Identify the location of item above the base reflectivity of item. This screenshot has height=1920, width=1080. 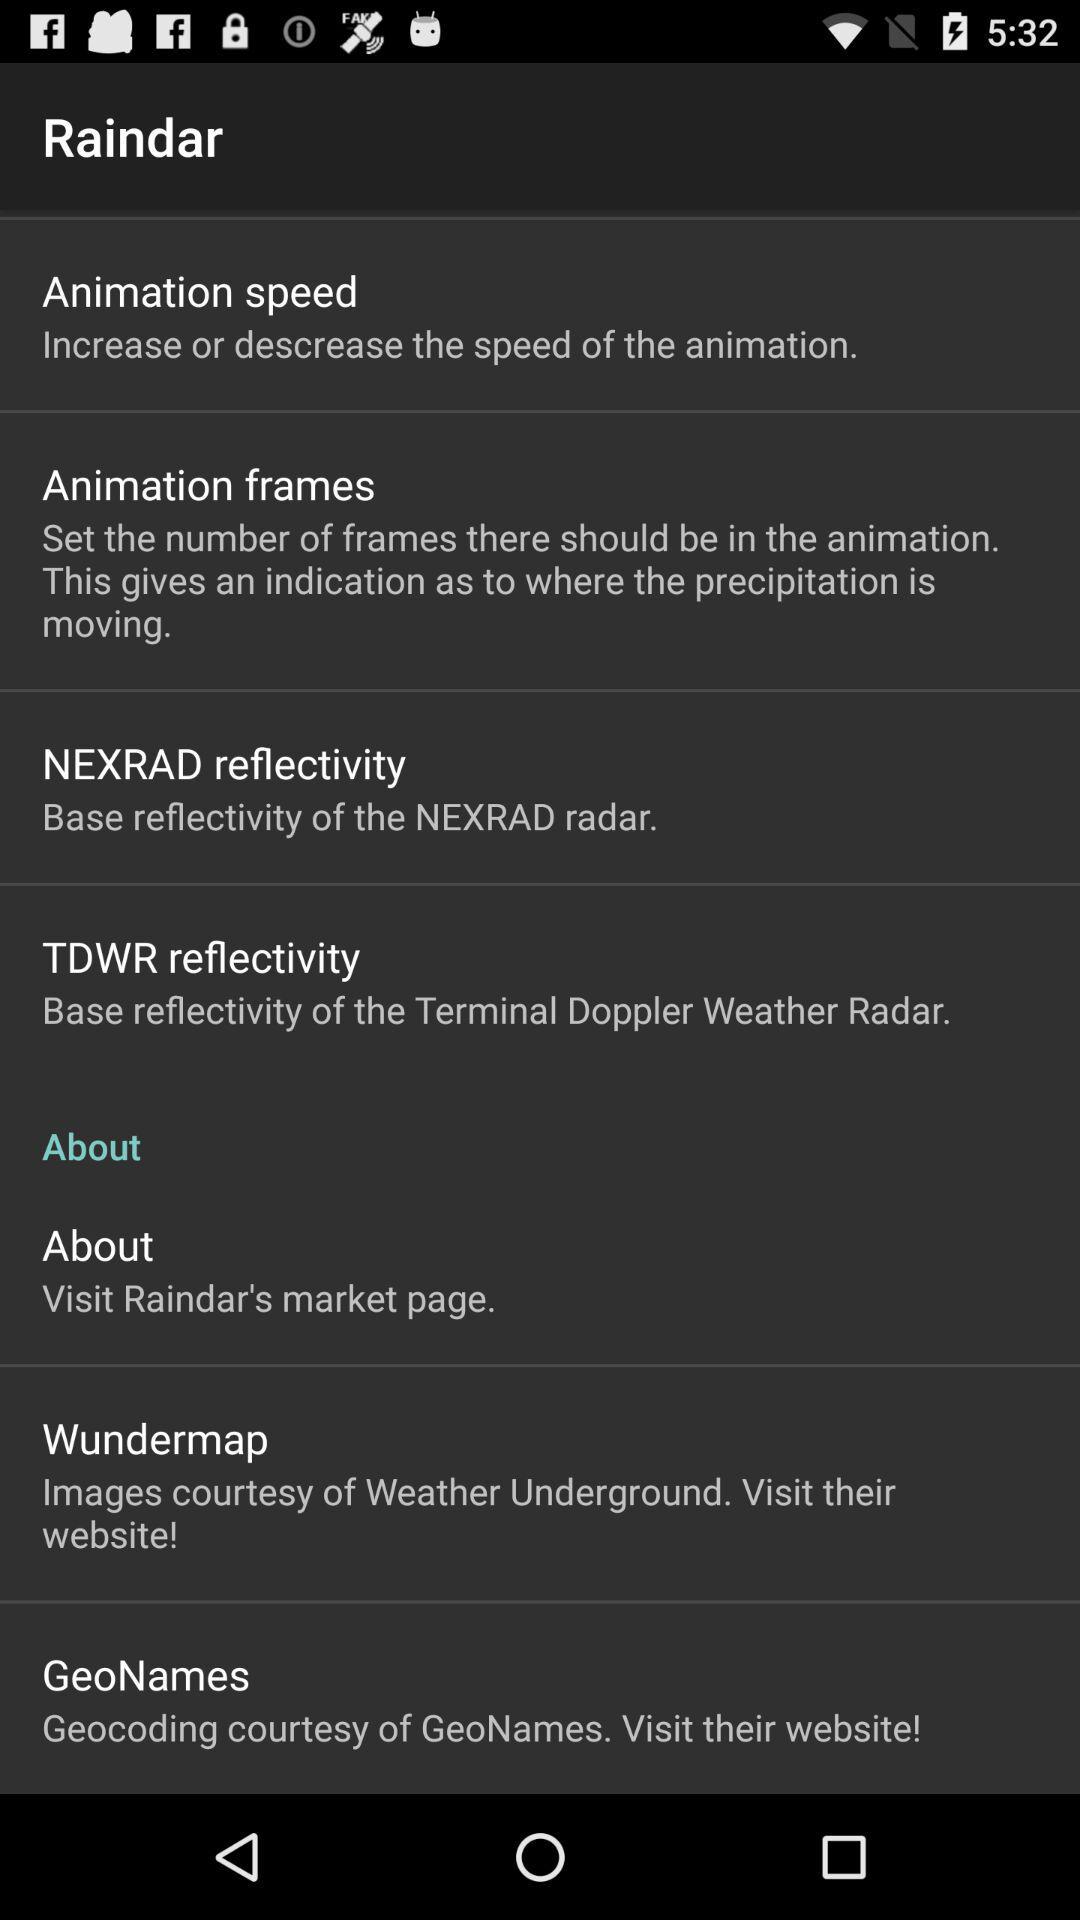
(201, 955).